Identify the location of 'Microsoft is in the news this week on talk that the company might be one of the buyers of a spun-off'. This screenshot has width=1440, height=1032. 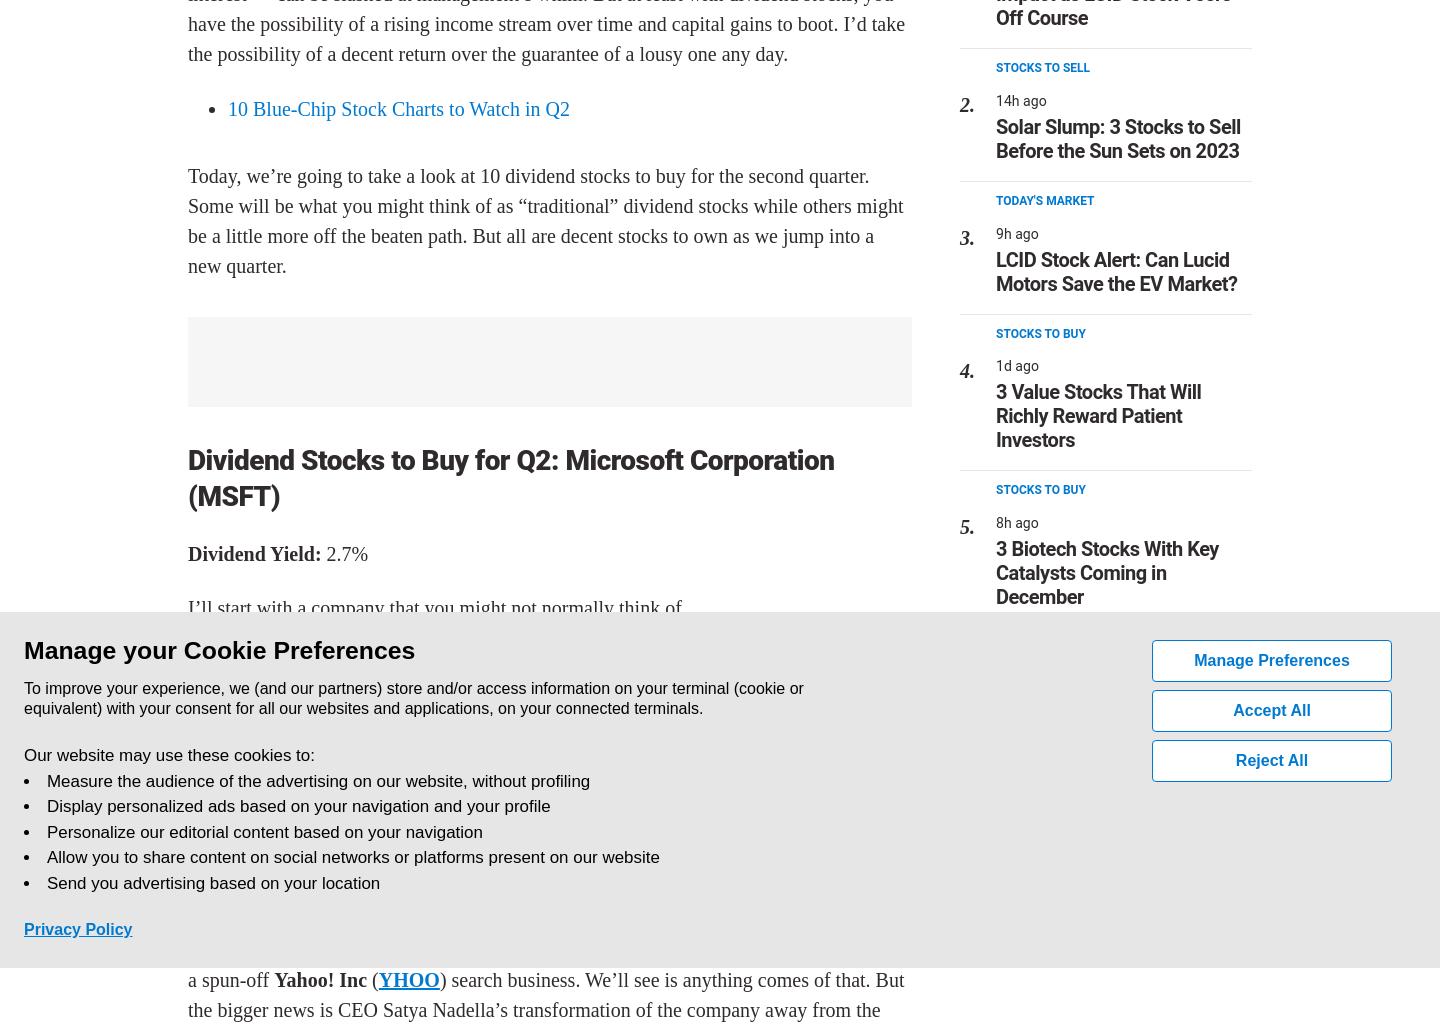
(546, 964).